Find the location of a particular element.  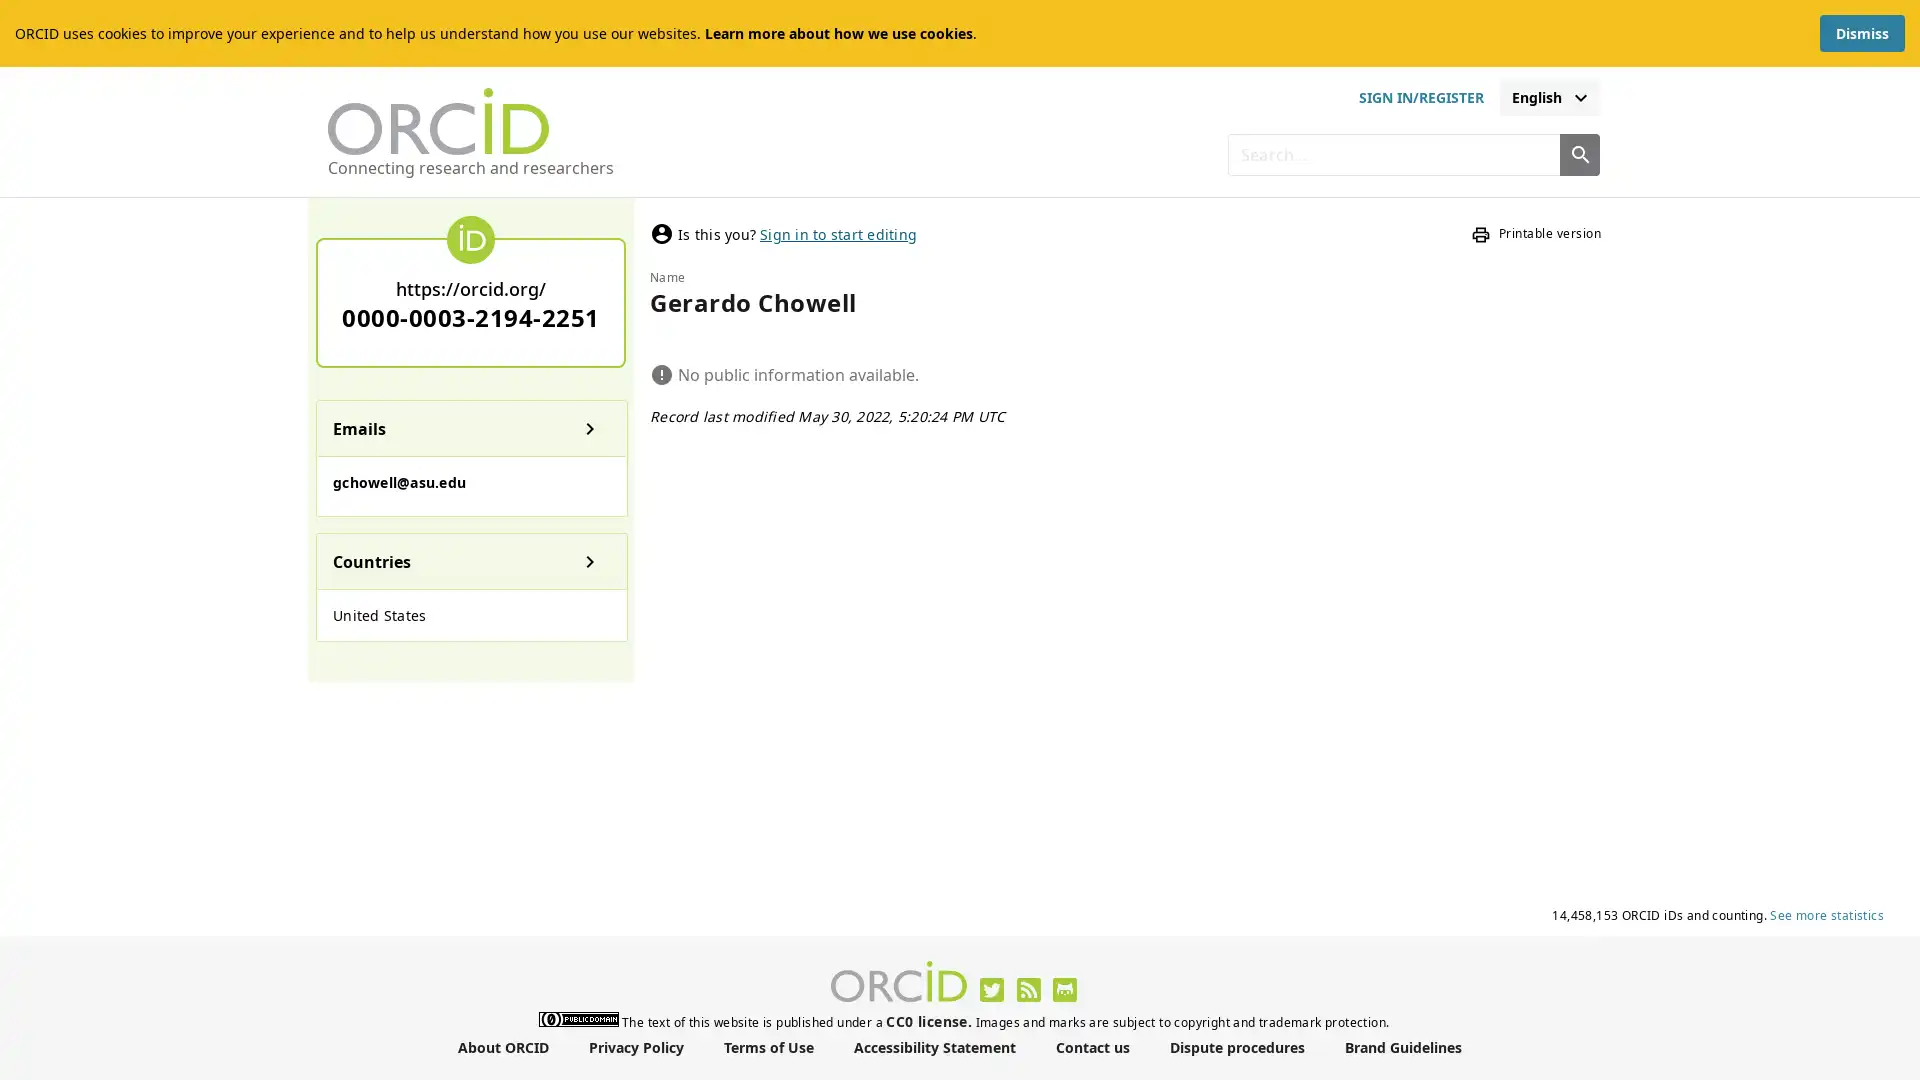

Show details is located at coordinates (589, 427).